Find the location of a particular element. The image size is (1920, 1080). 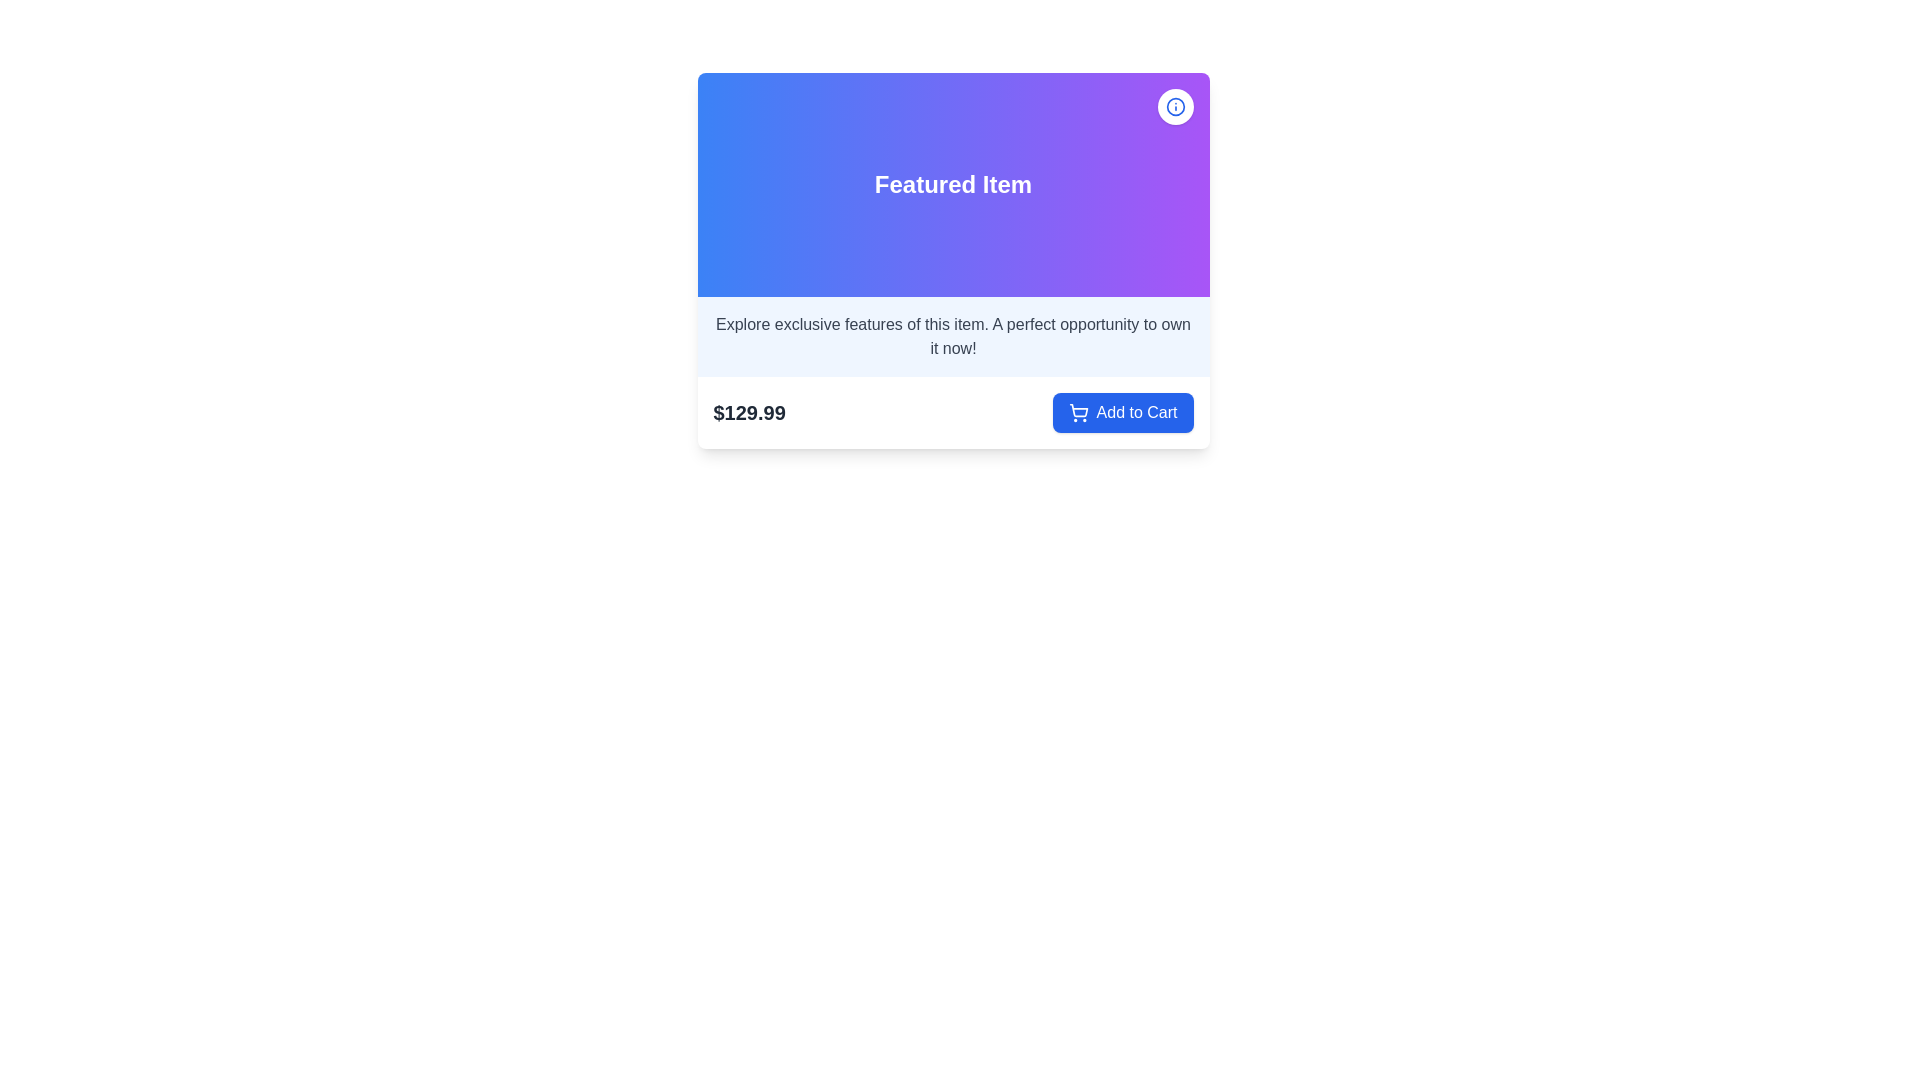

the small, circular button with a white background and blue border containing an 'info' icon located in the top-right corner of the 'Featured Item' card component is located at coordinates (1175, 107).